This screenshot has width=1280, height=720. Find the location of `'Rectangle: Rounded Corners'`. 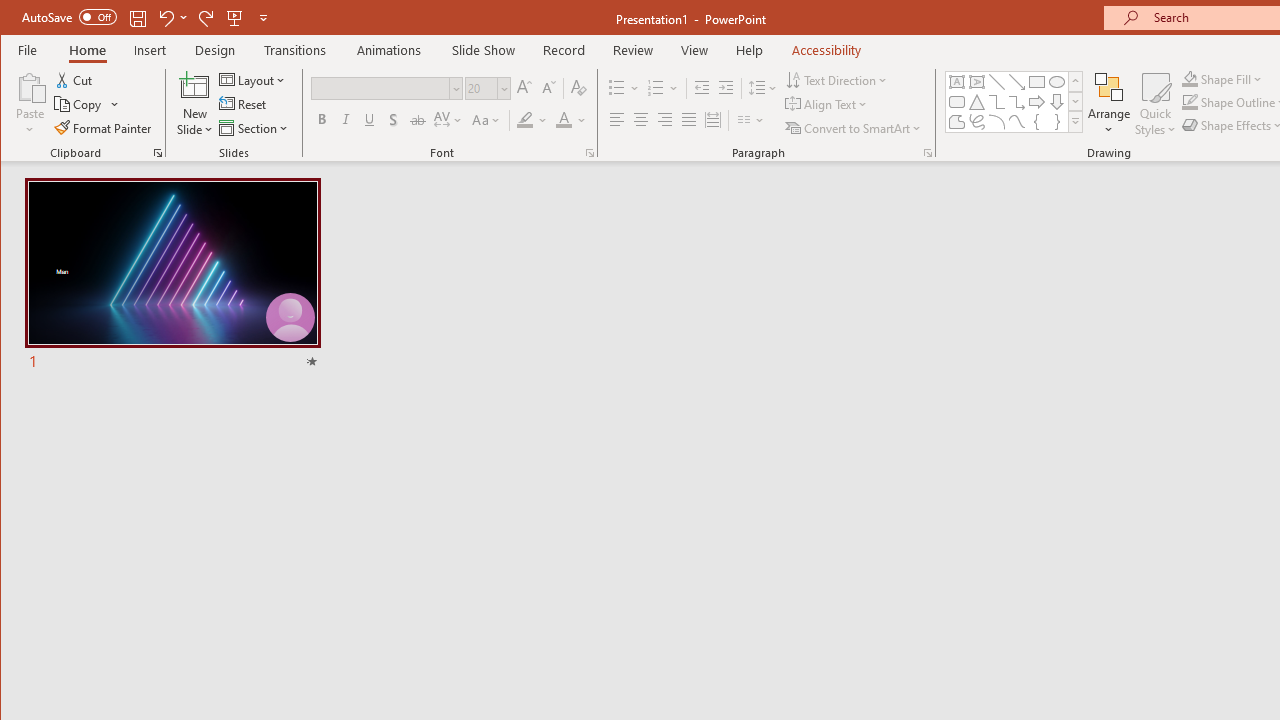

'Rectangle: Rounded Corners' is located at coordinates (955, 102).